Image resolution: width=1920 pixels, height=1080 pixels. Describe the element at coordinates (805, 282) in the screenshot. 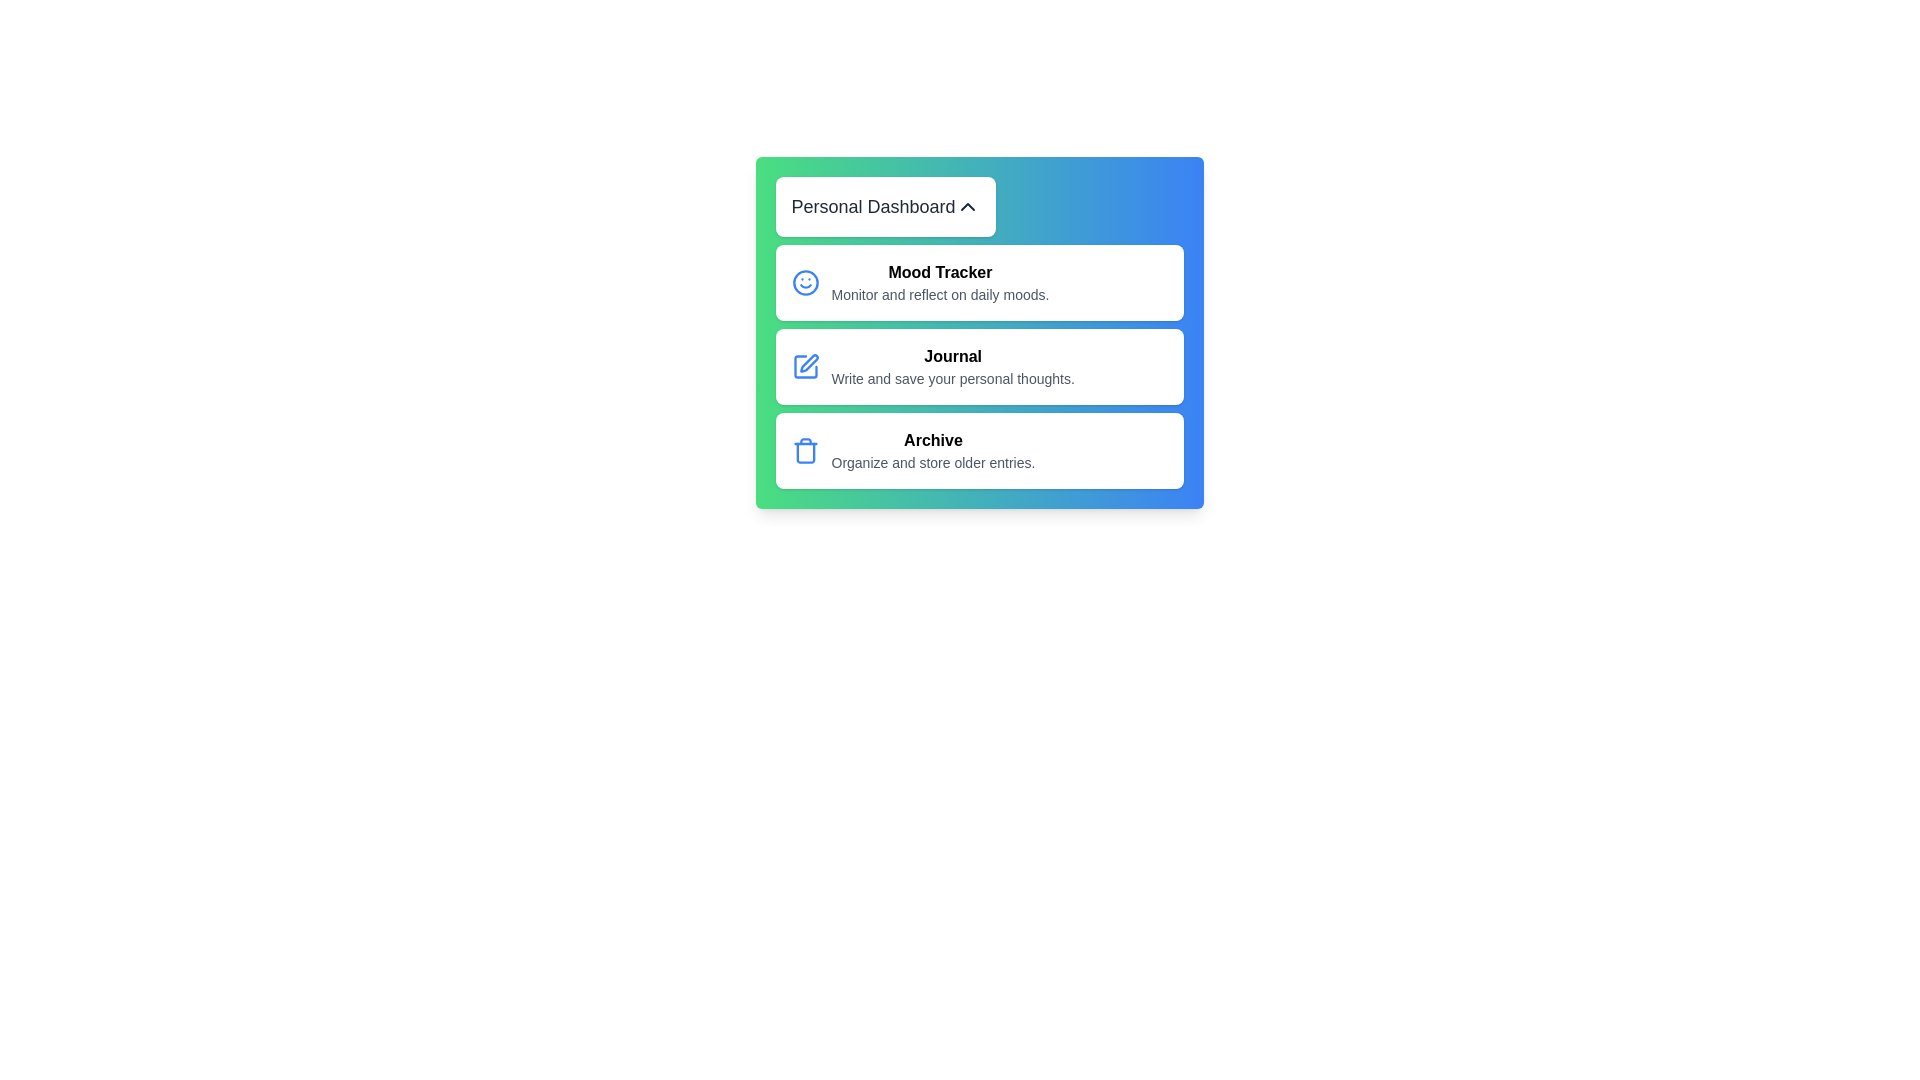

I see `the icon next to the menu item Mood Tracker` at that location.